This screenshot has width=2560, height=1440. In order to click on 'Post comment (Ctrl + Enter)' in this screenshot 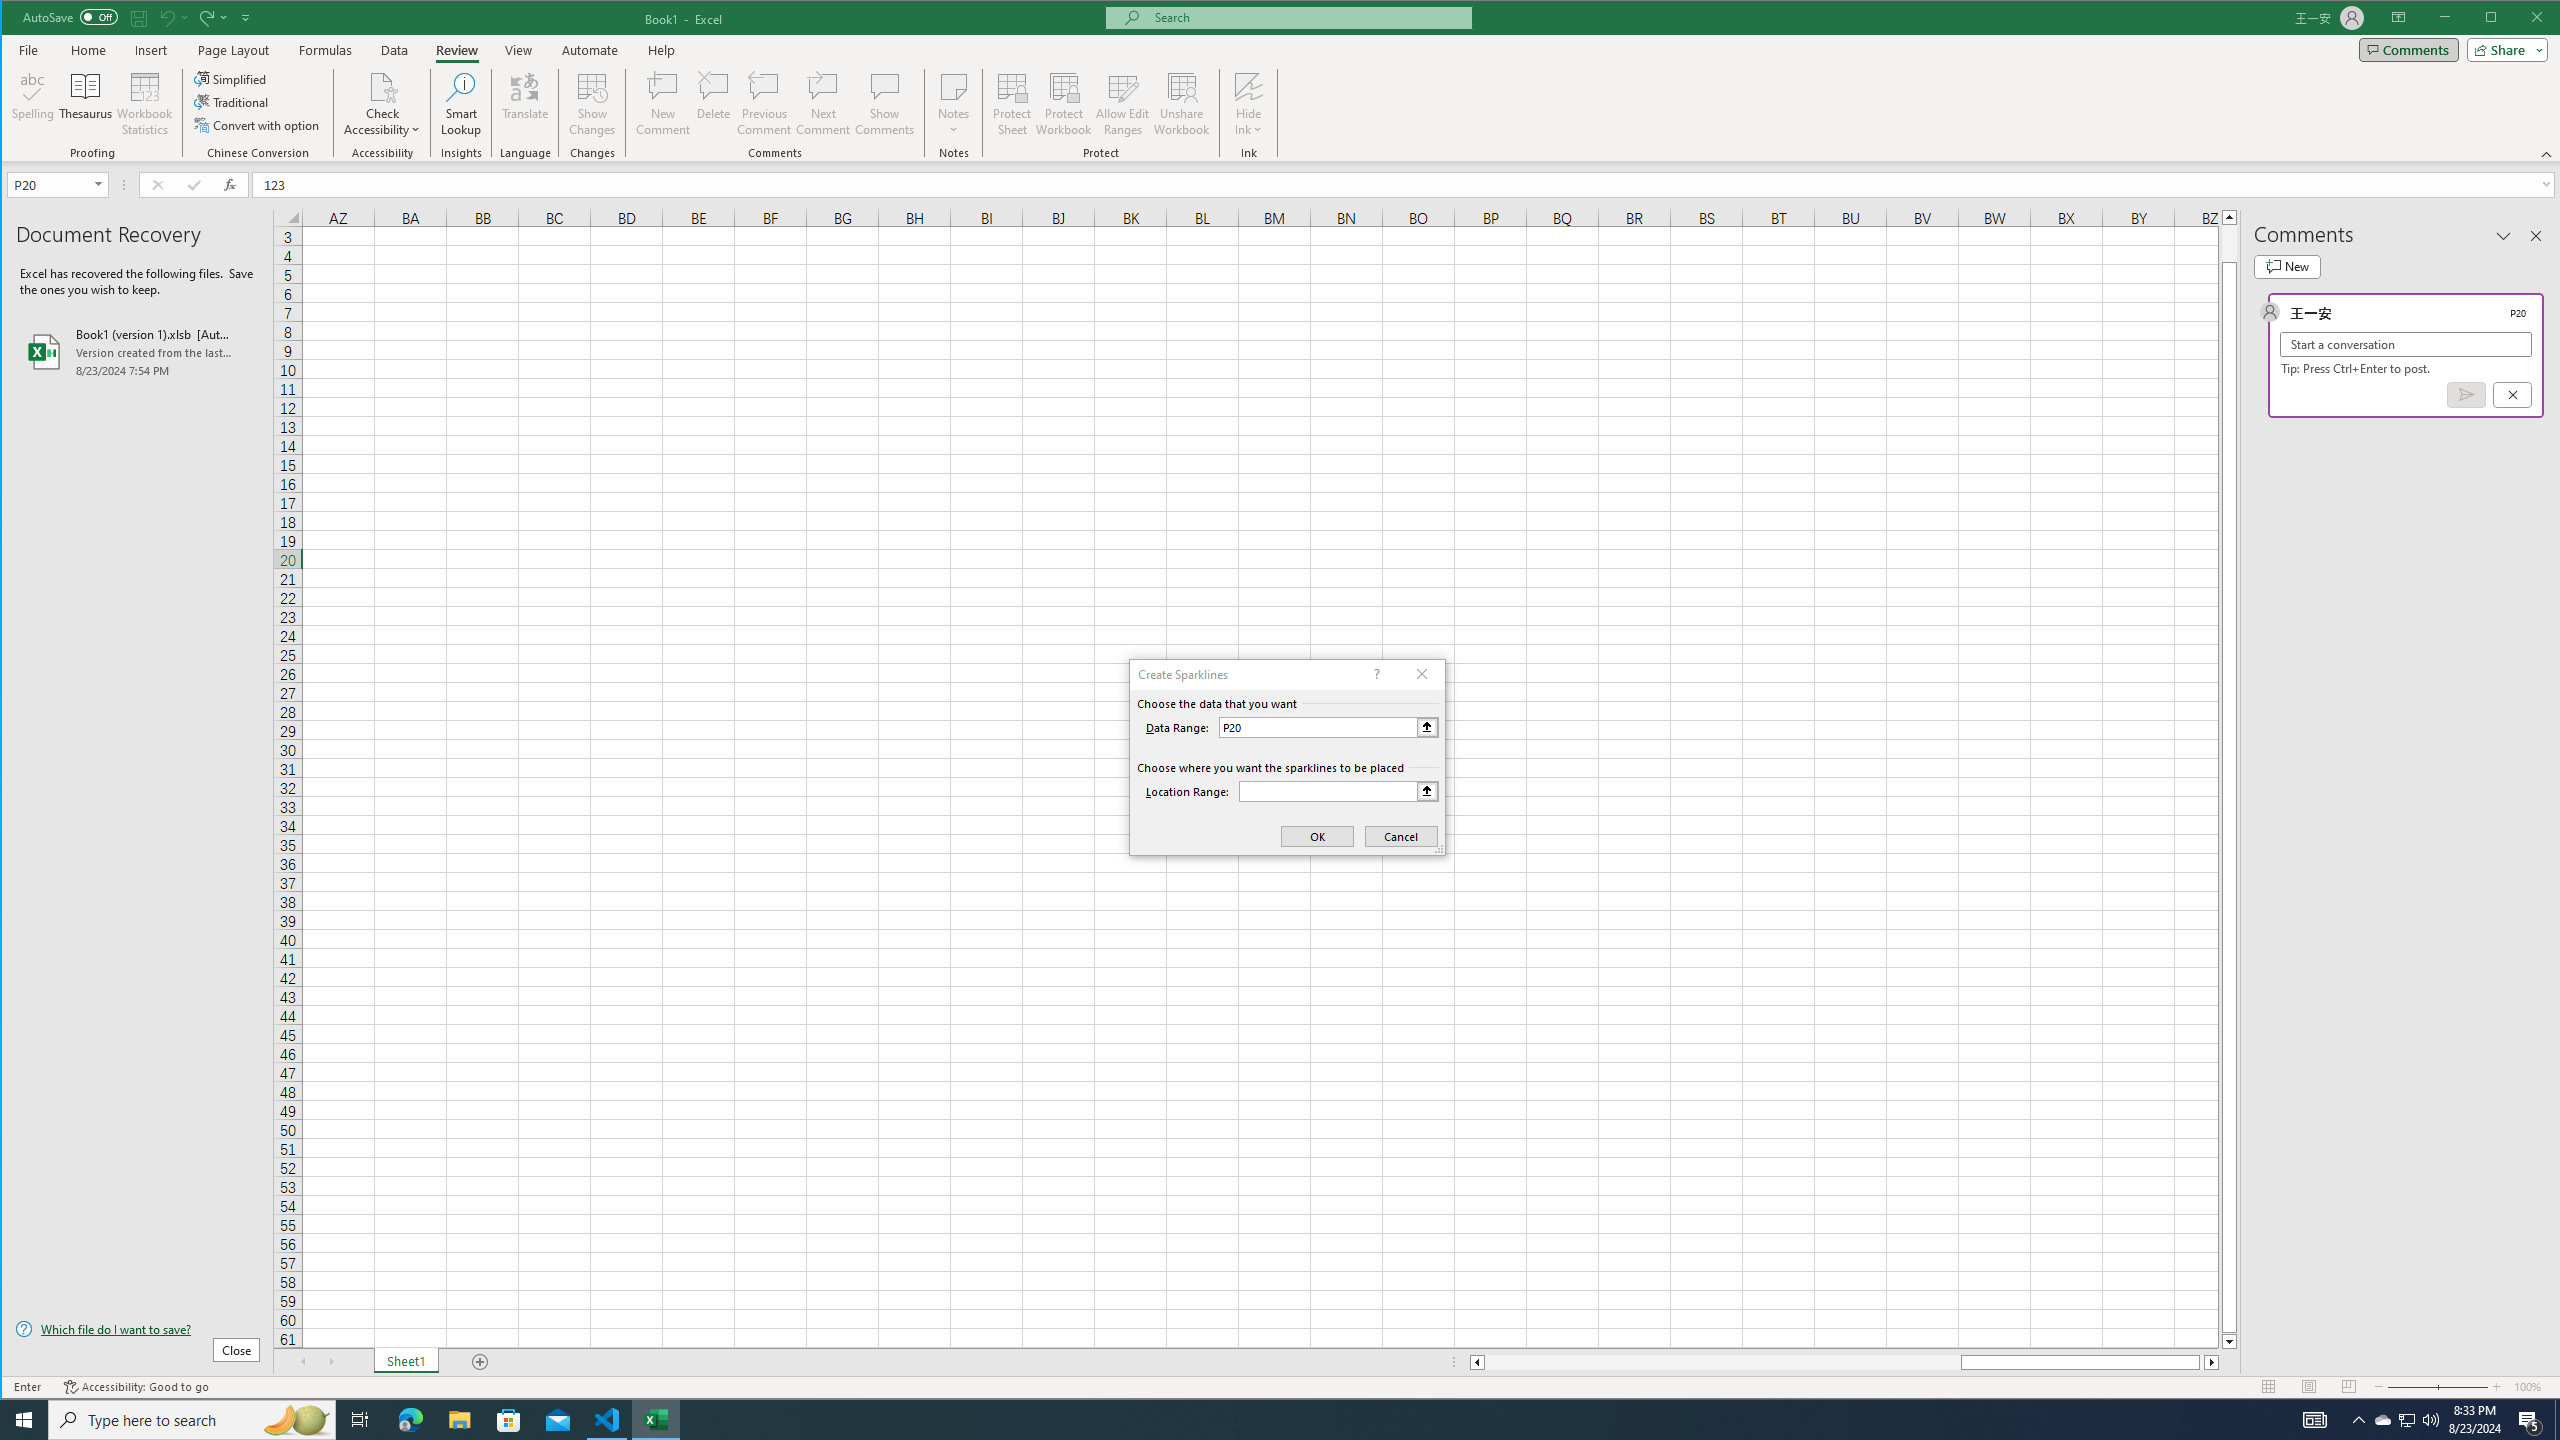, I will do `click(2466, 394)`.